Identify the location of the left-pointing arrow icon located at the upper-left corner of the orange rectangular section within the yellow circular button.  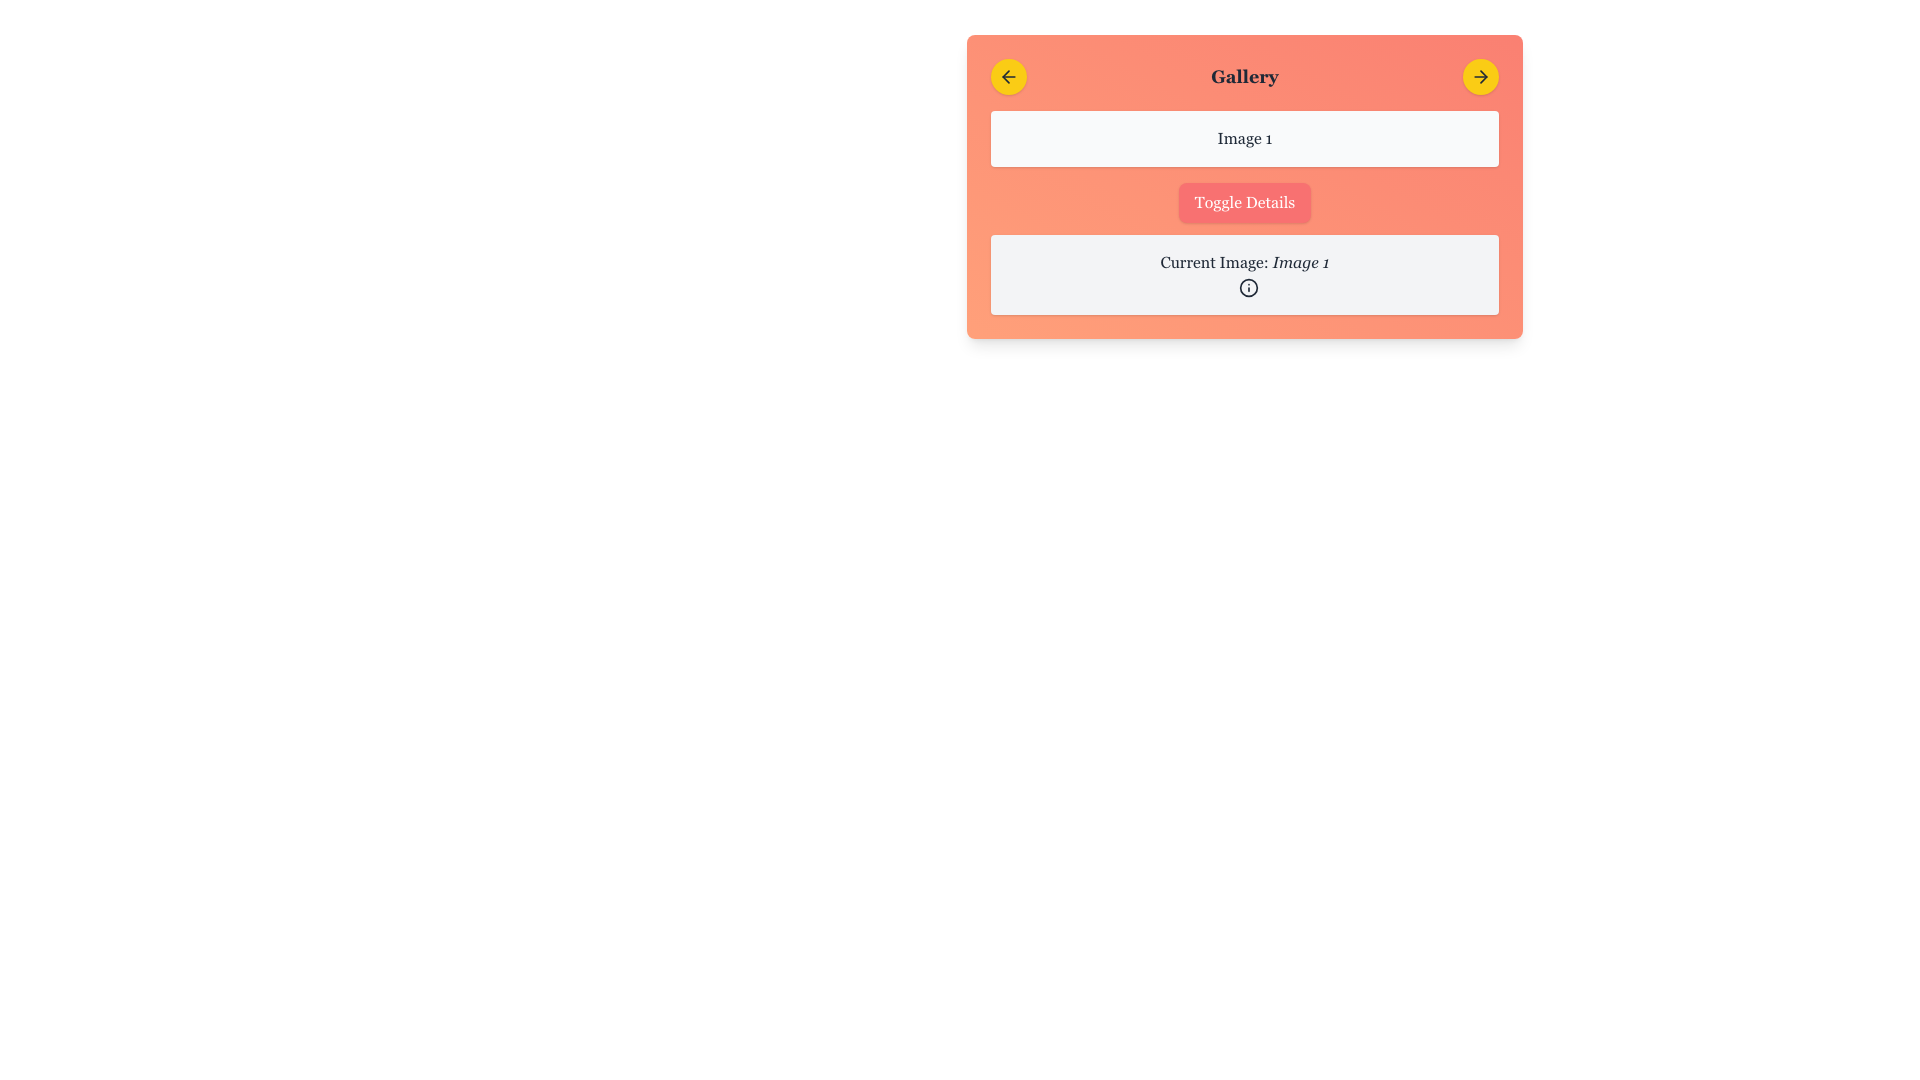
(1008, 76).